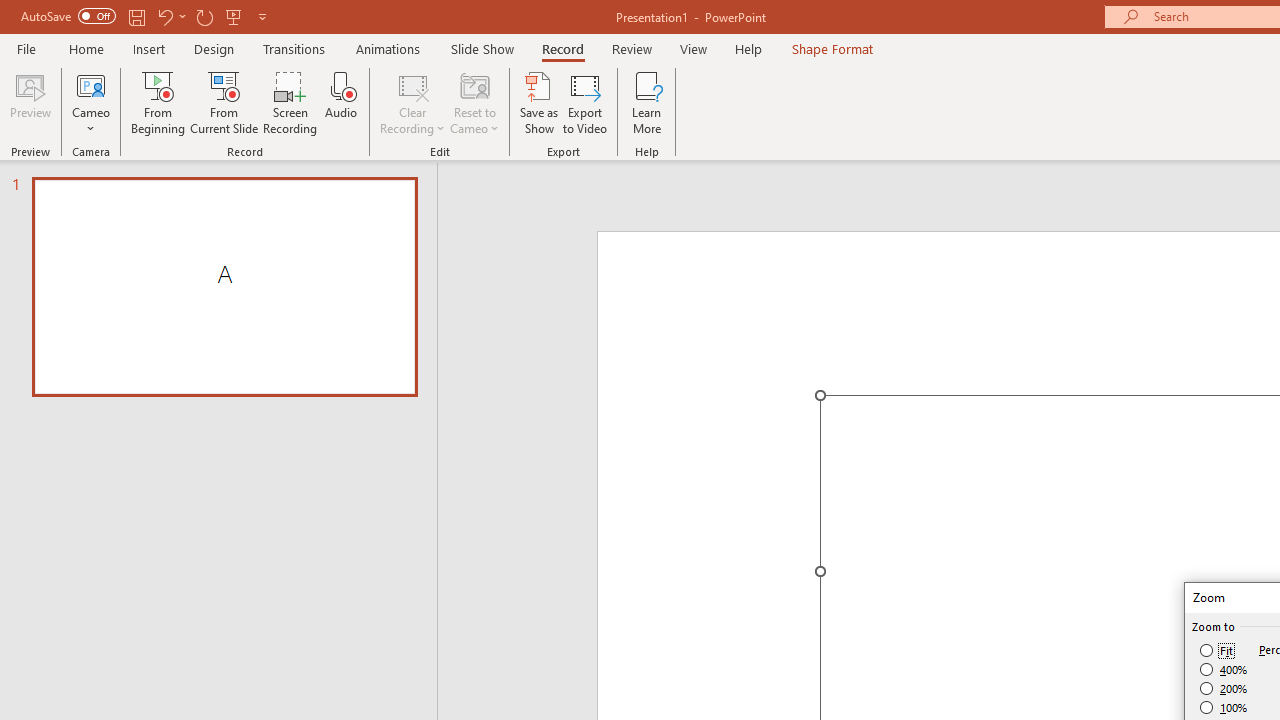  What do you see at coordinates (539, 103) in the screenshot?
I see `'Save as Show'` at bounding box center [539, 103].